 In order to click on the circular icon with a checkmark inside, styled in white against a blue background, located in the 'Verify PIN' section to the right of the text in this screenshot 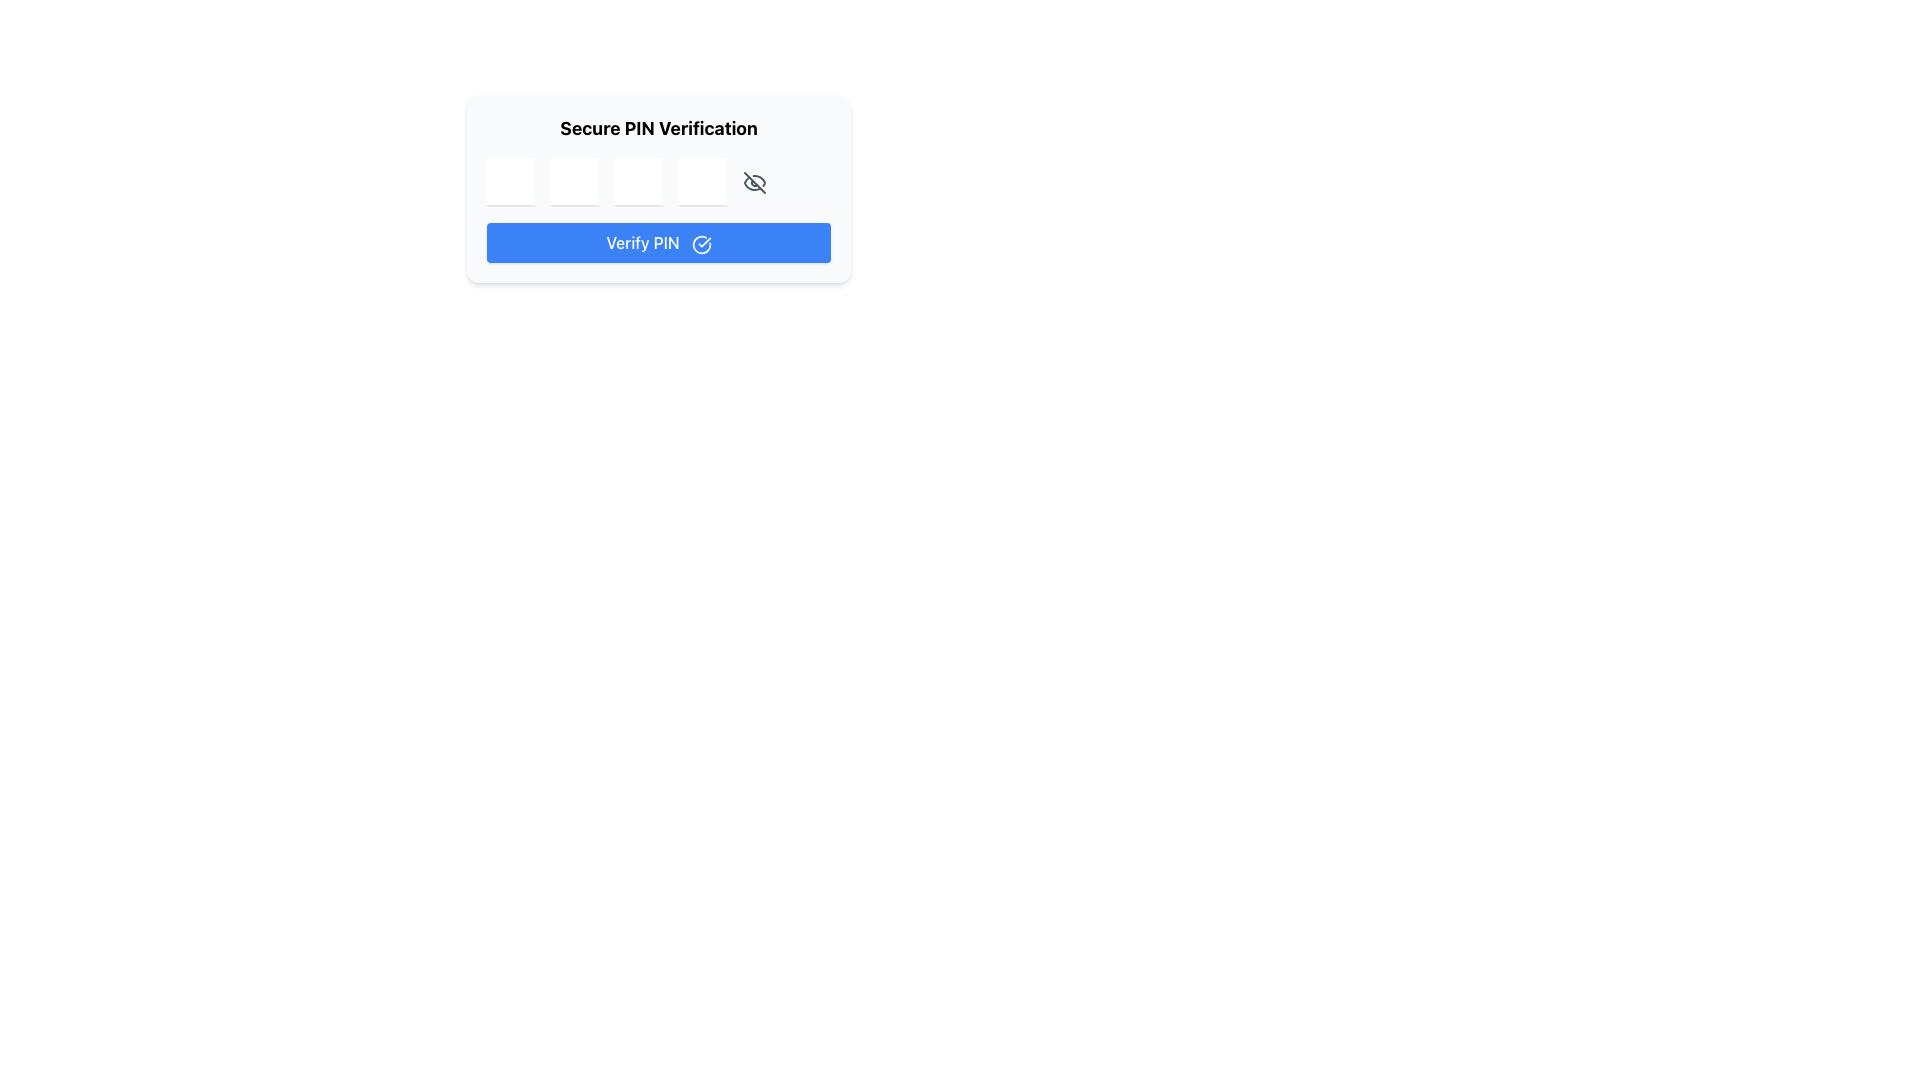, I will do `click(701, 243)`.